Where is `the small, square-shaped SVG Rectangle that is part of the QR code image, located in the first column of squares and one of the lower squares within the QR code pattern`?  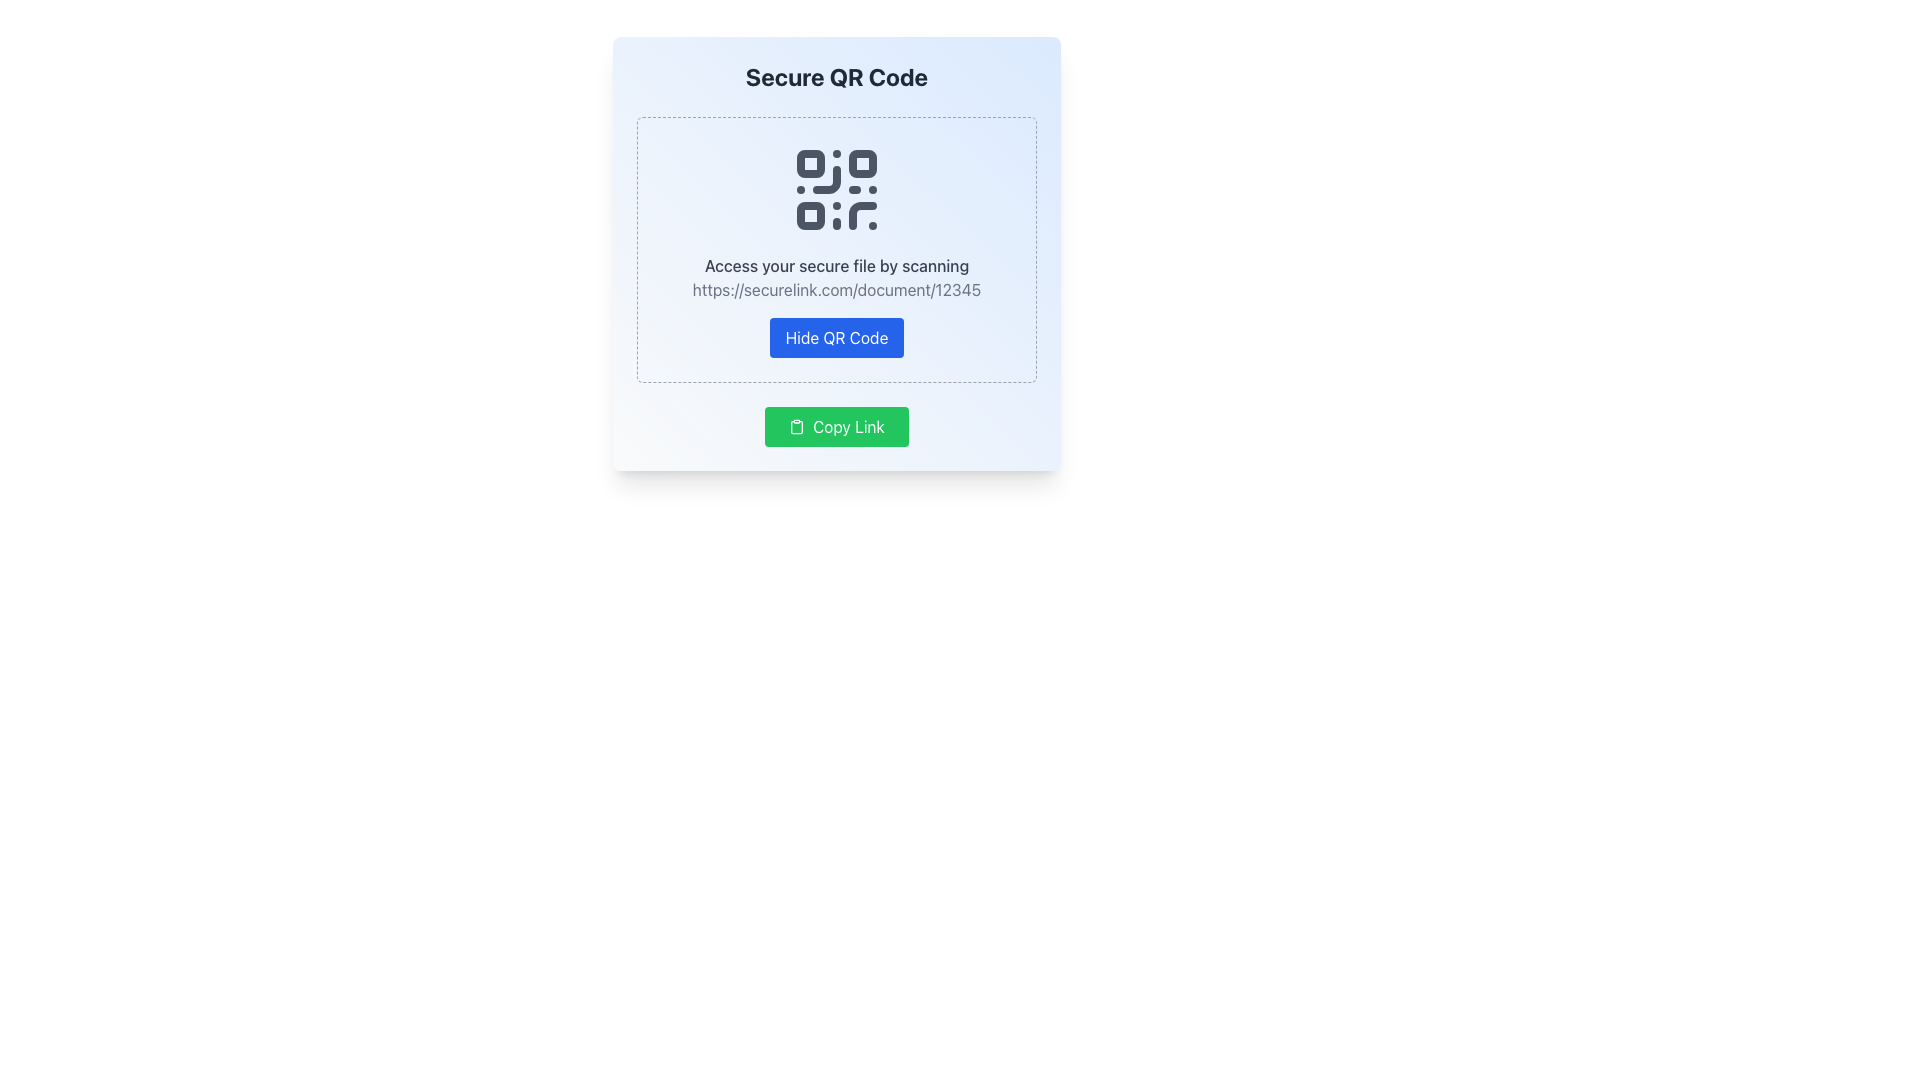 the small, square-shaped SVG Rectangle that is part of the QR code image, located in the first column of squares and one of the lower squares within the QR code pattern is located at coordinates (811, 216).